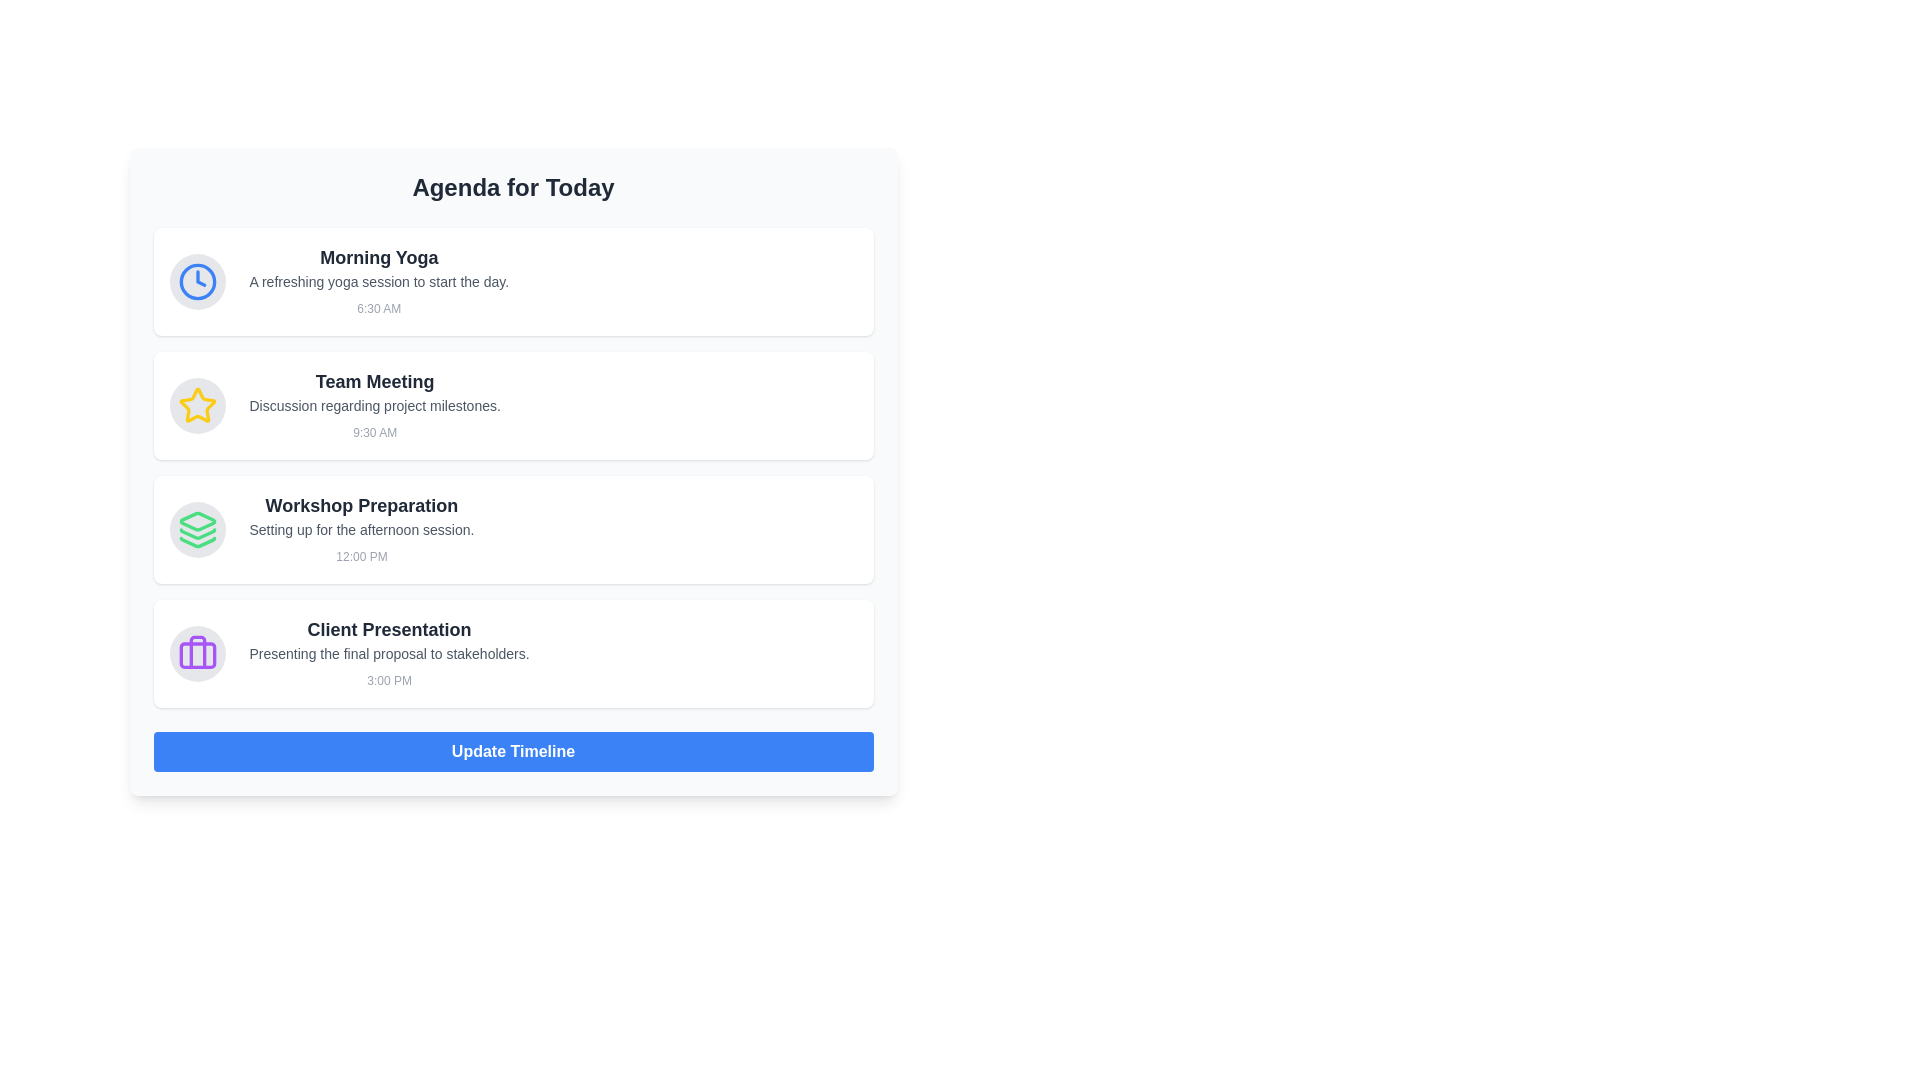 This screenshot has height=1080, width=1920. I want to click on the rounded icon with a gray background featuring a purple suitcase symbol located in the fourth card labeled 'Client Presentation' under 'Agenda for Today', so click(197, 654).